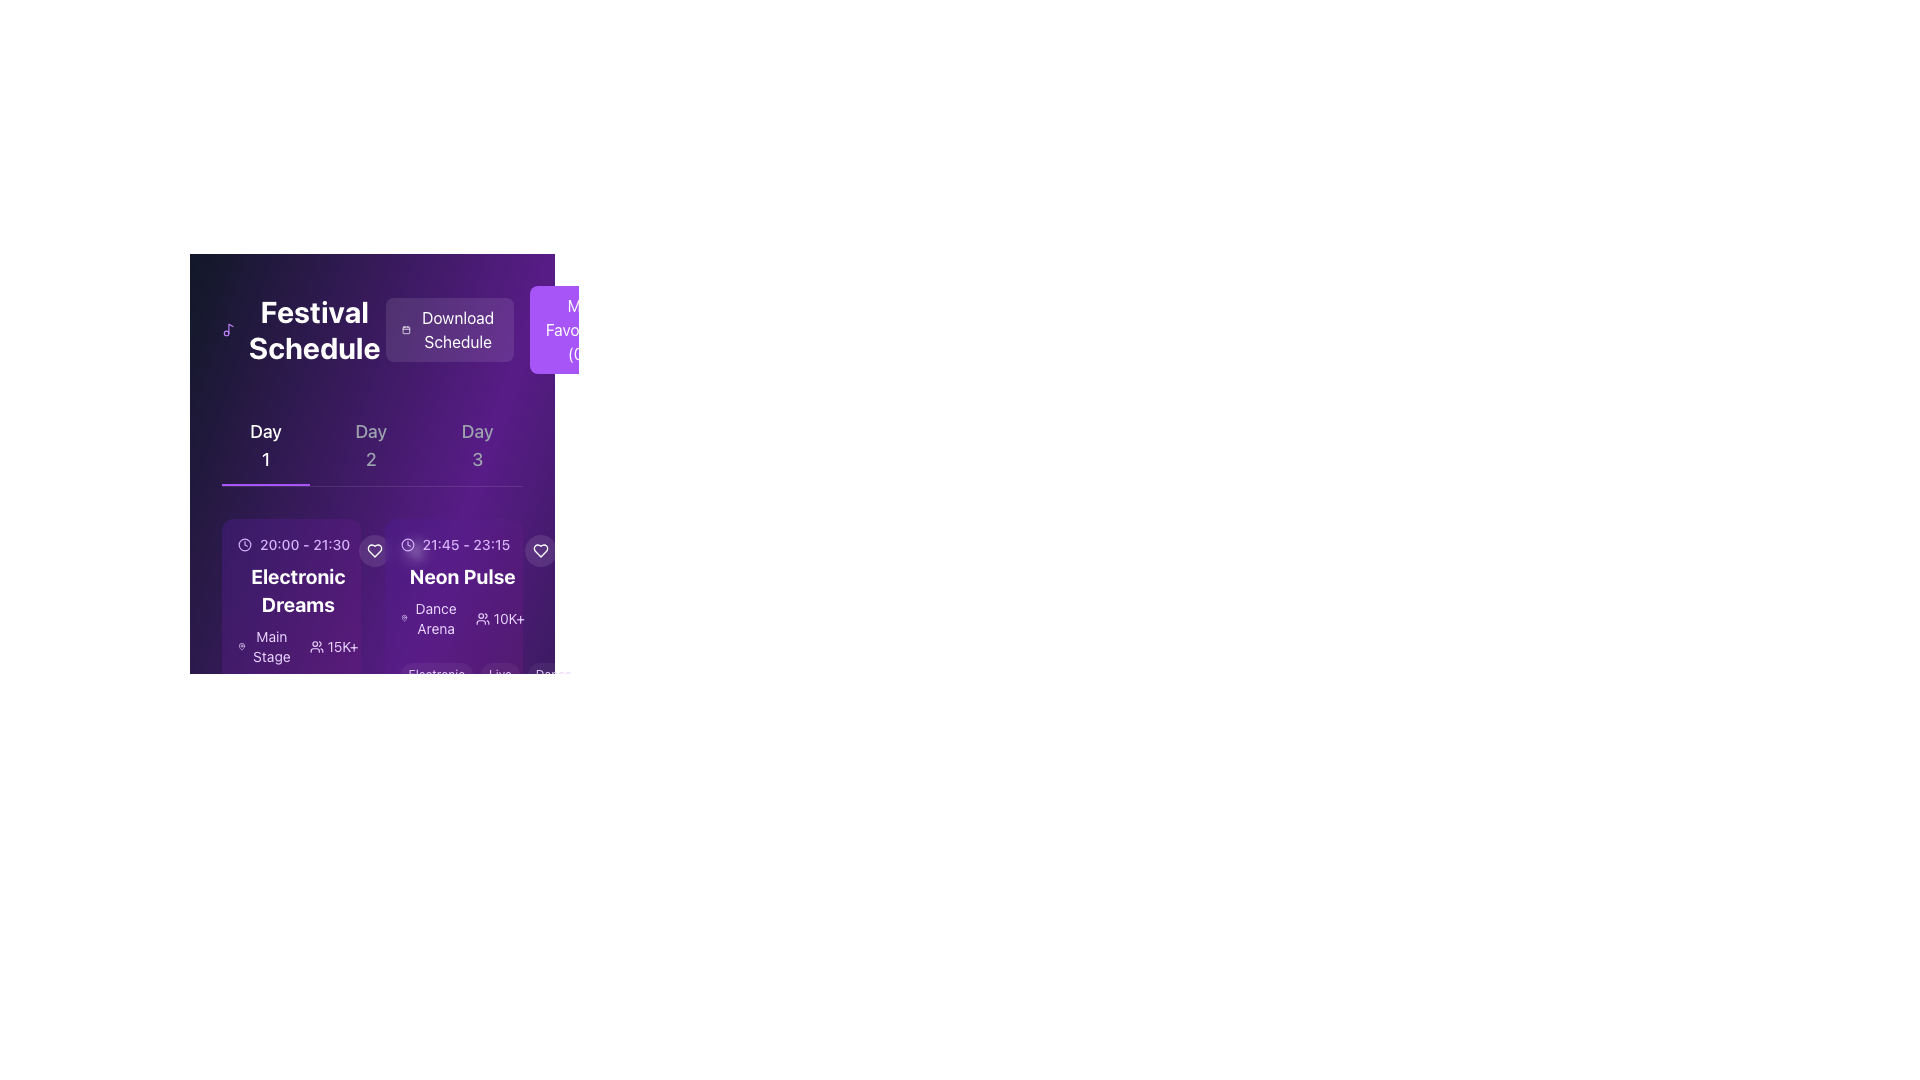 The width and height of the screenshot is (1920, 1080). Describe the element at coordinates (540, 551) in the screenshot. I see `the heart icon located inside the rounded button adjacent to the 'Neon Pulse' event listing to read the tooltip` at that location.